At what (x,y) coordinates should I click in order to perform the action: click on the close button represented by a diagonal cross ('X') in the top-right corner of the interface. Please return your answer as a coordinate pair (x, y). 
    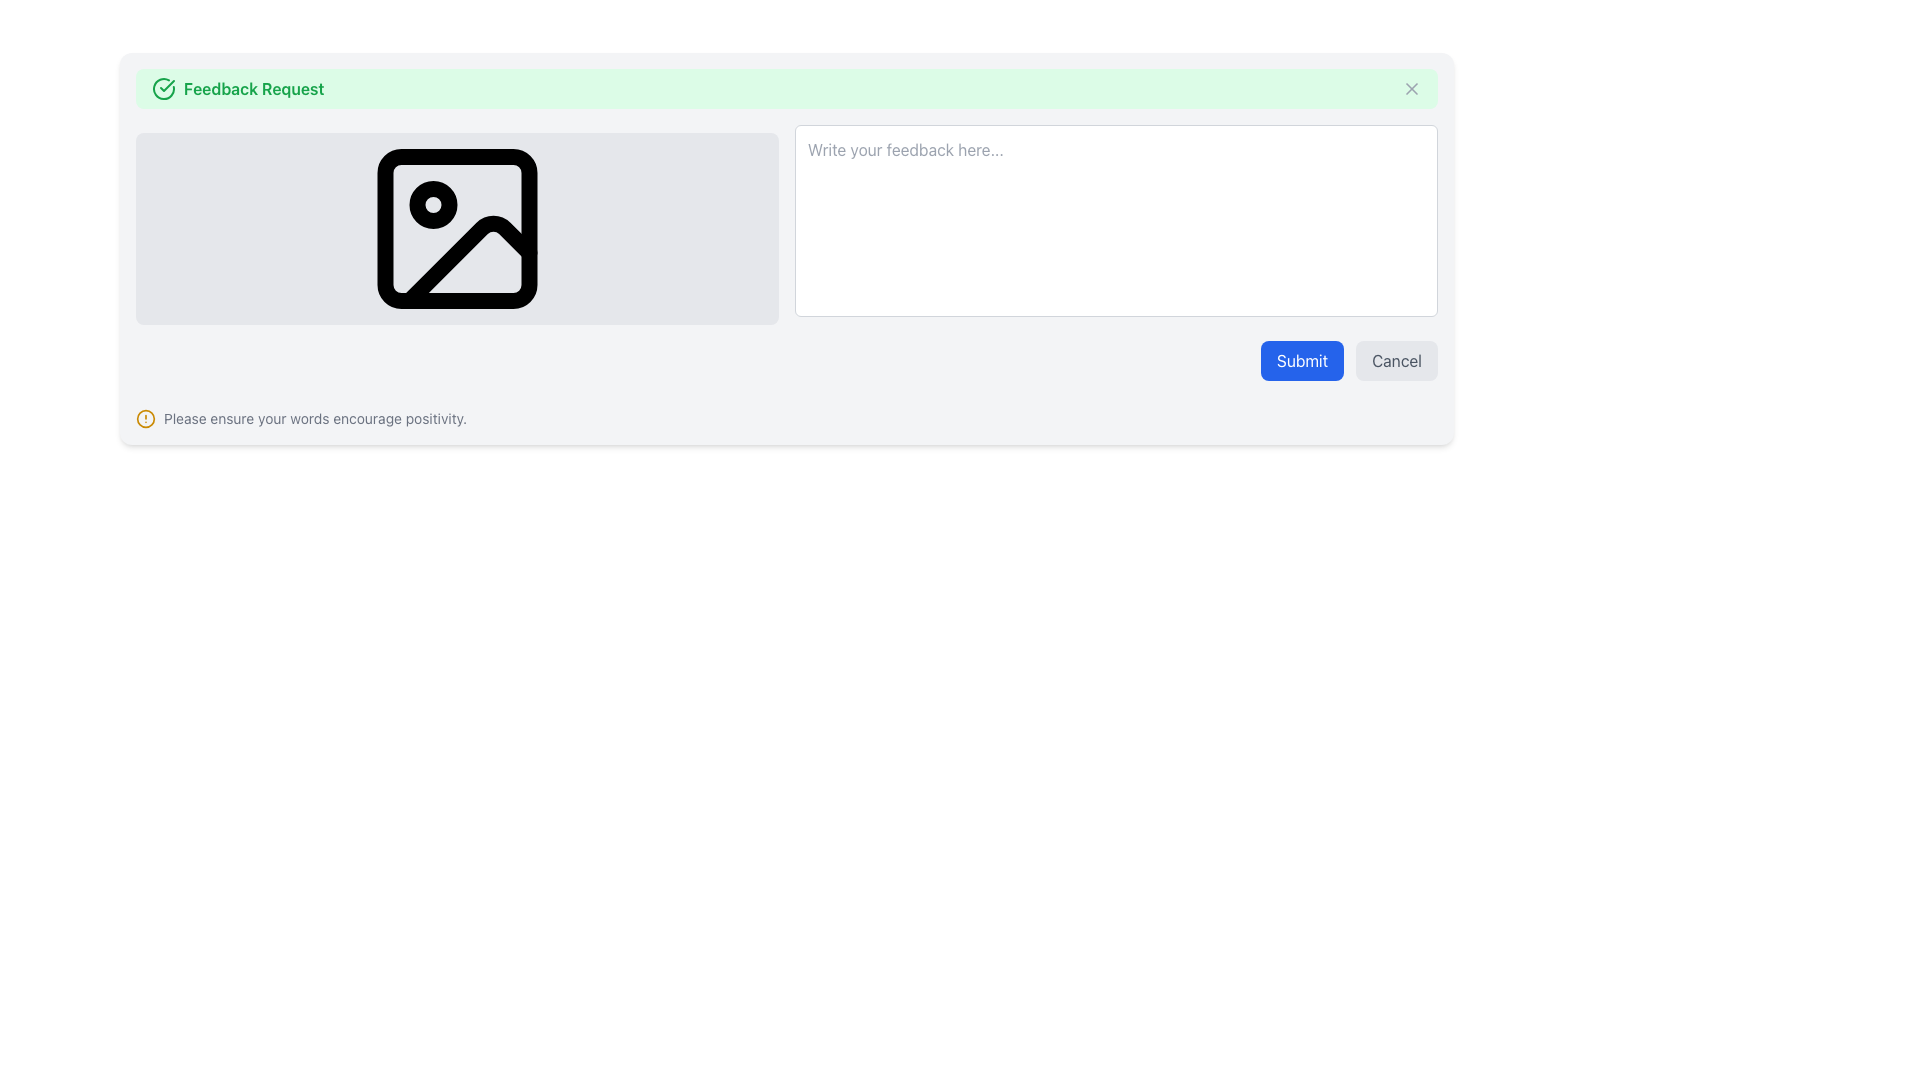
    Looking at the image, I should click on (1410, 87).